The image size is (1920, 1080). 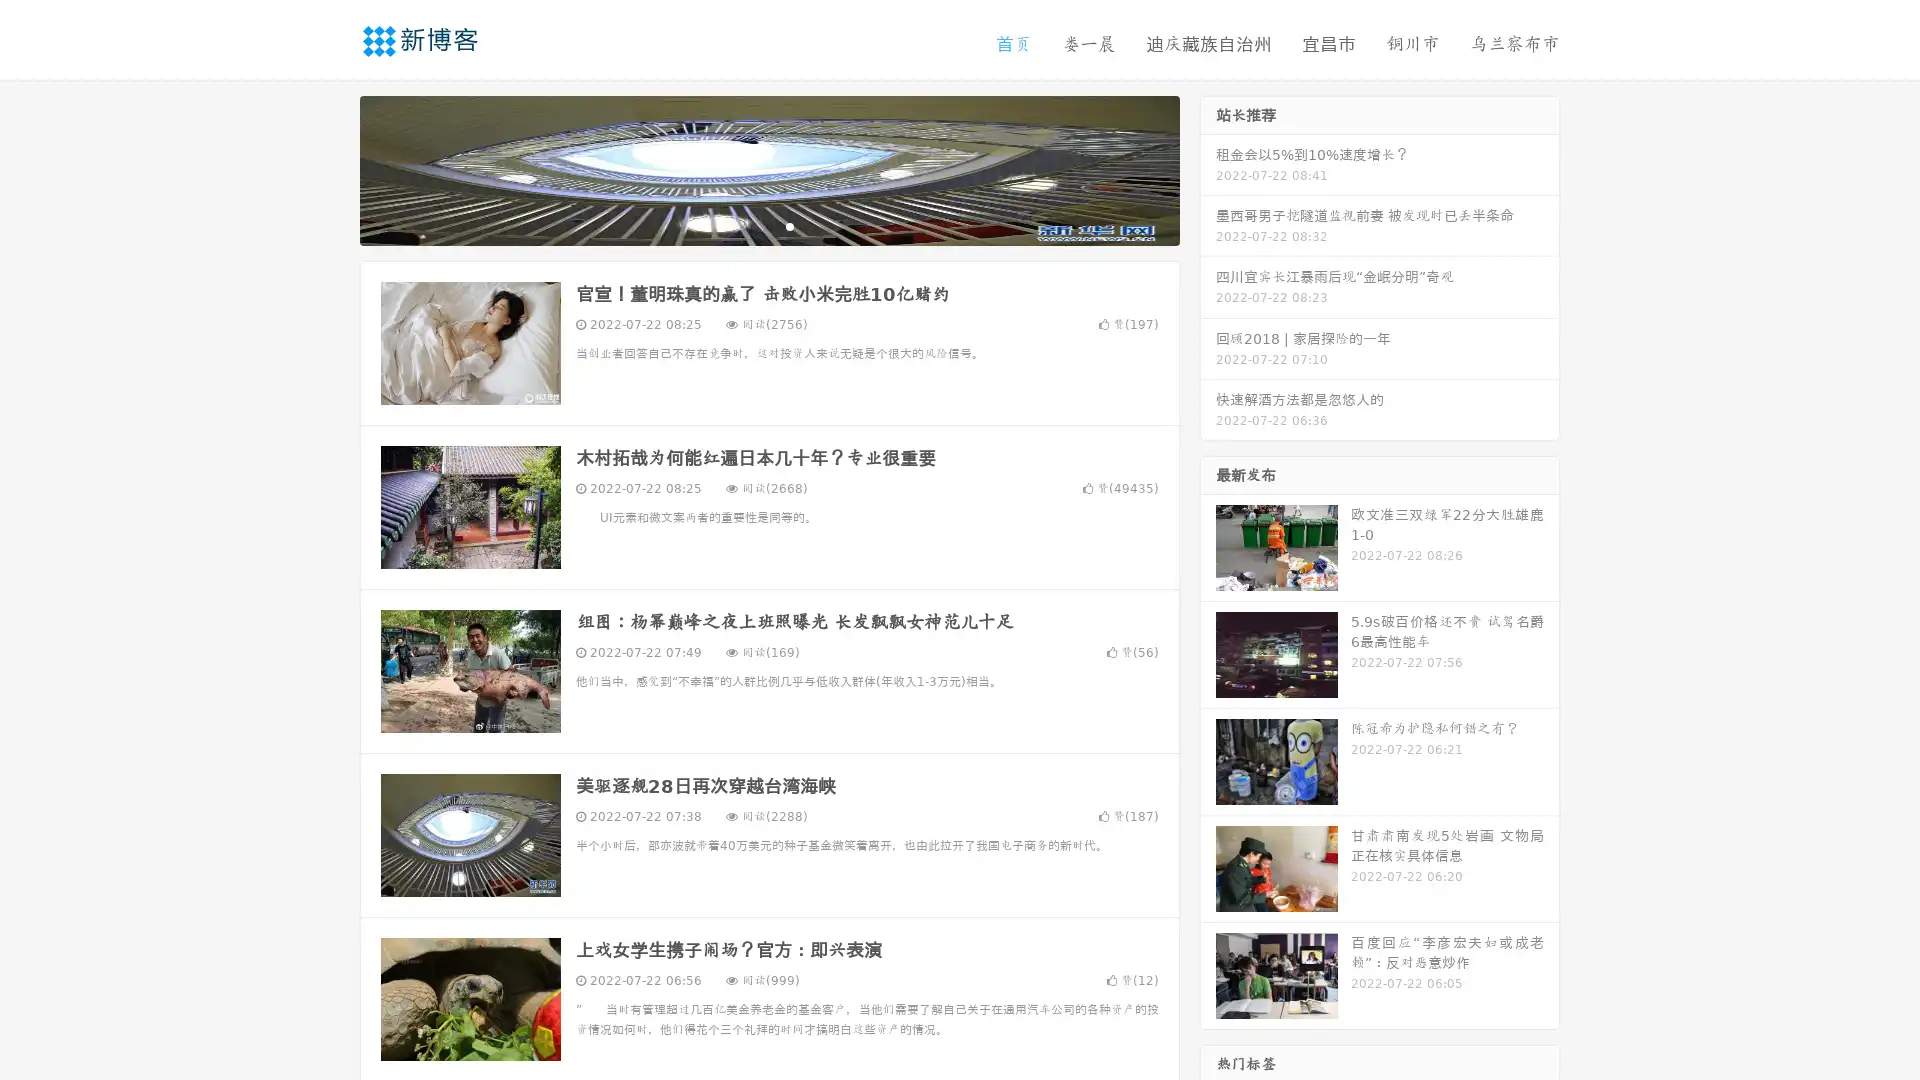 What do you see at coordinates (330, 168) in the screenshot?
I see `Previous slide` at bounding box center [330, 168].